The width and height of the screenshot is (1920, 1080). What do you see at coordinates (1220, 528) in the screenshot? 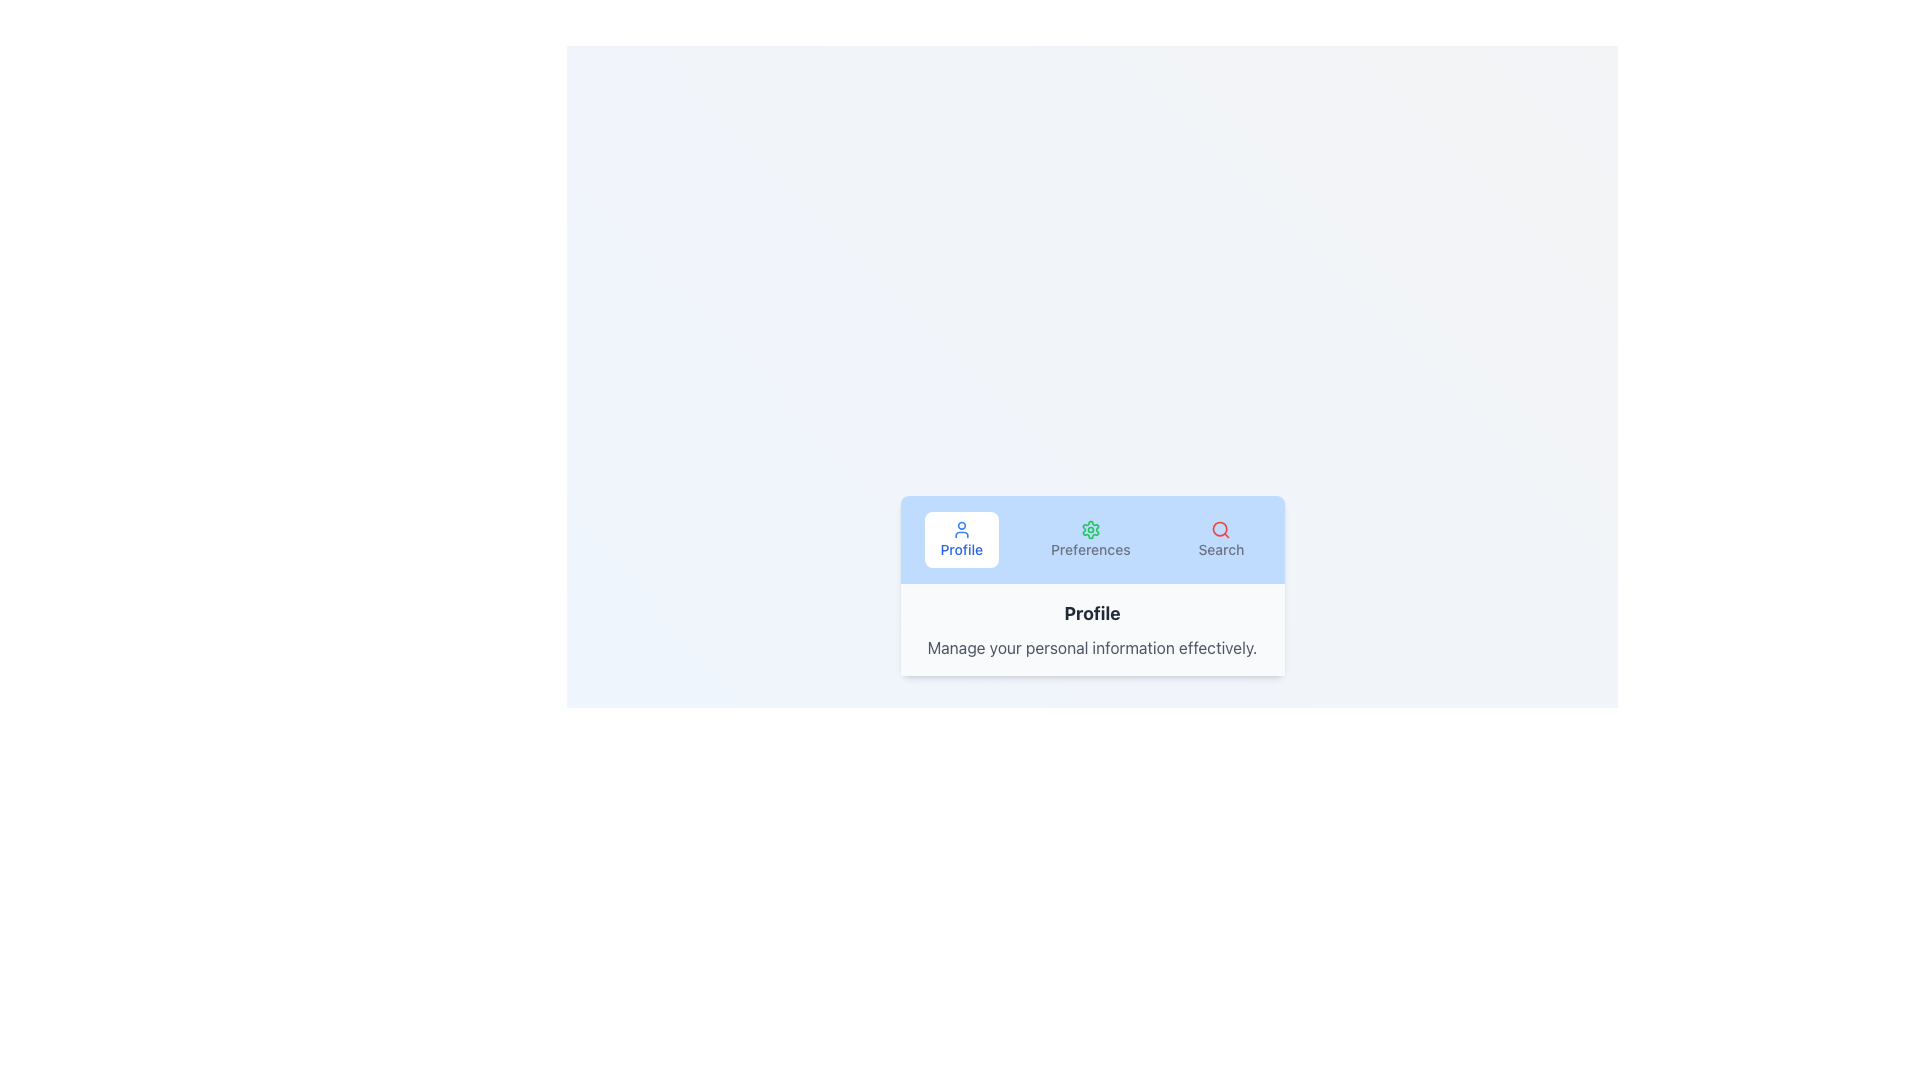
I see `the Search icon located in the top-right corner of the blue horizontal section` at bounding box center [1220, 528].